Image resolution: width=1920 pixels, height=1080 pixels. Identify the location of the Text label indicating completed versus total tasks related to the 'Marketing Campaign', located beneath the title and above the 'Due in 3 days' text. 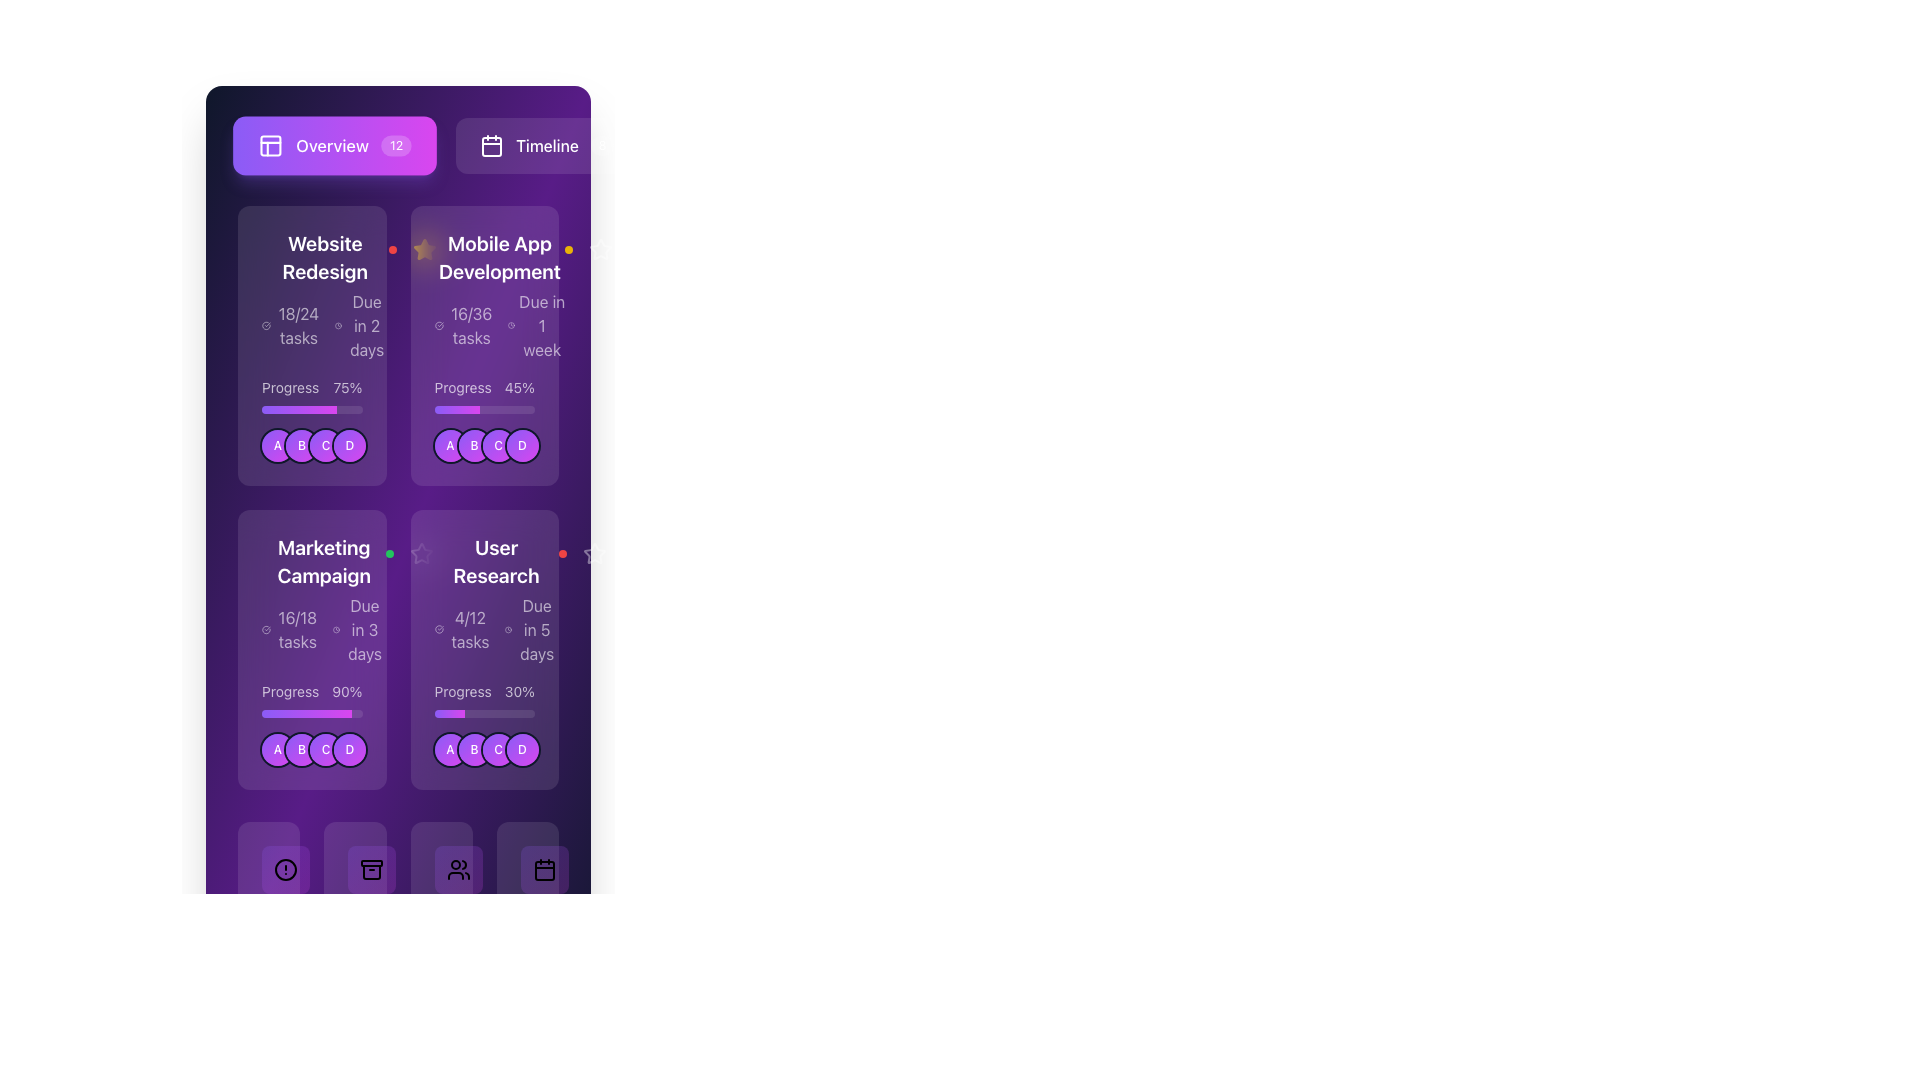
(290, 628).